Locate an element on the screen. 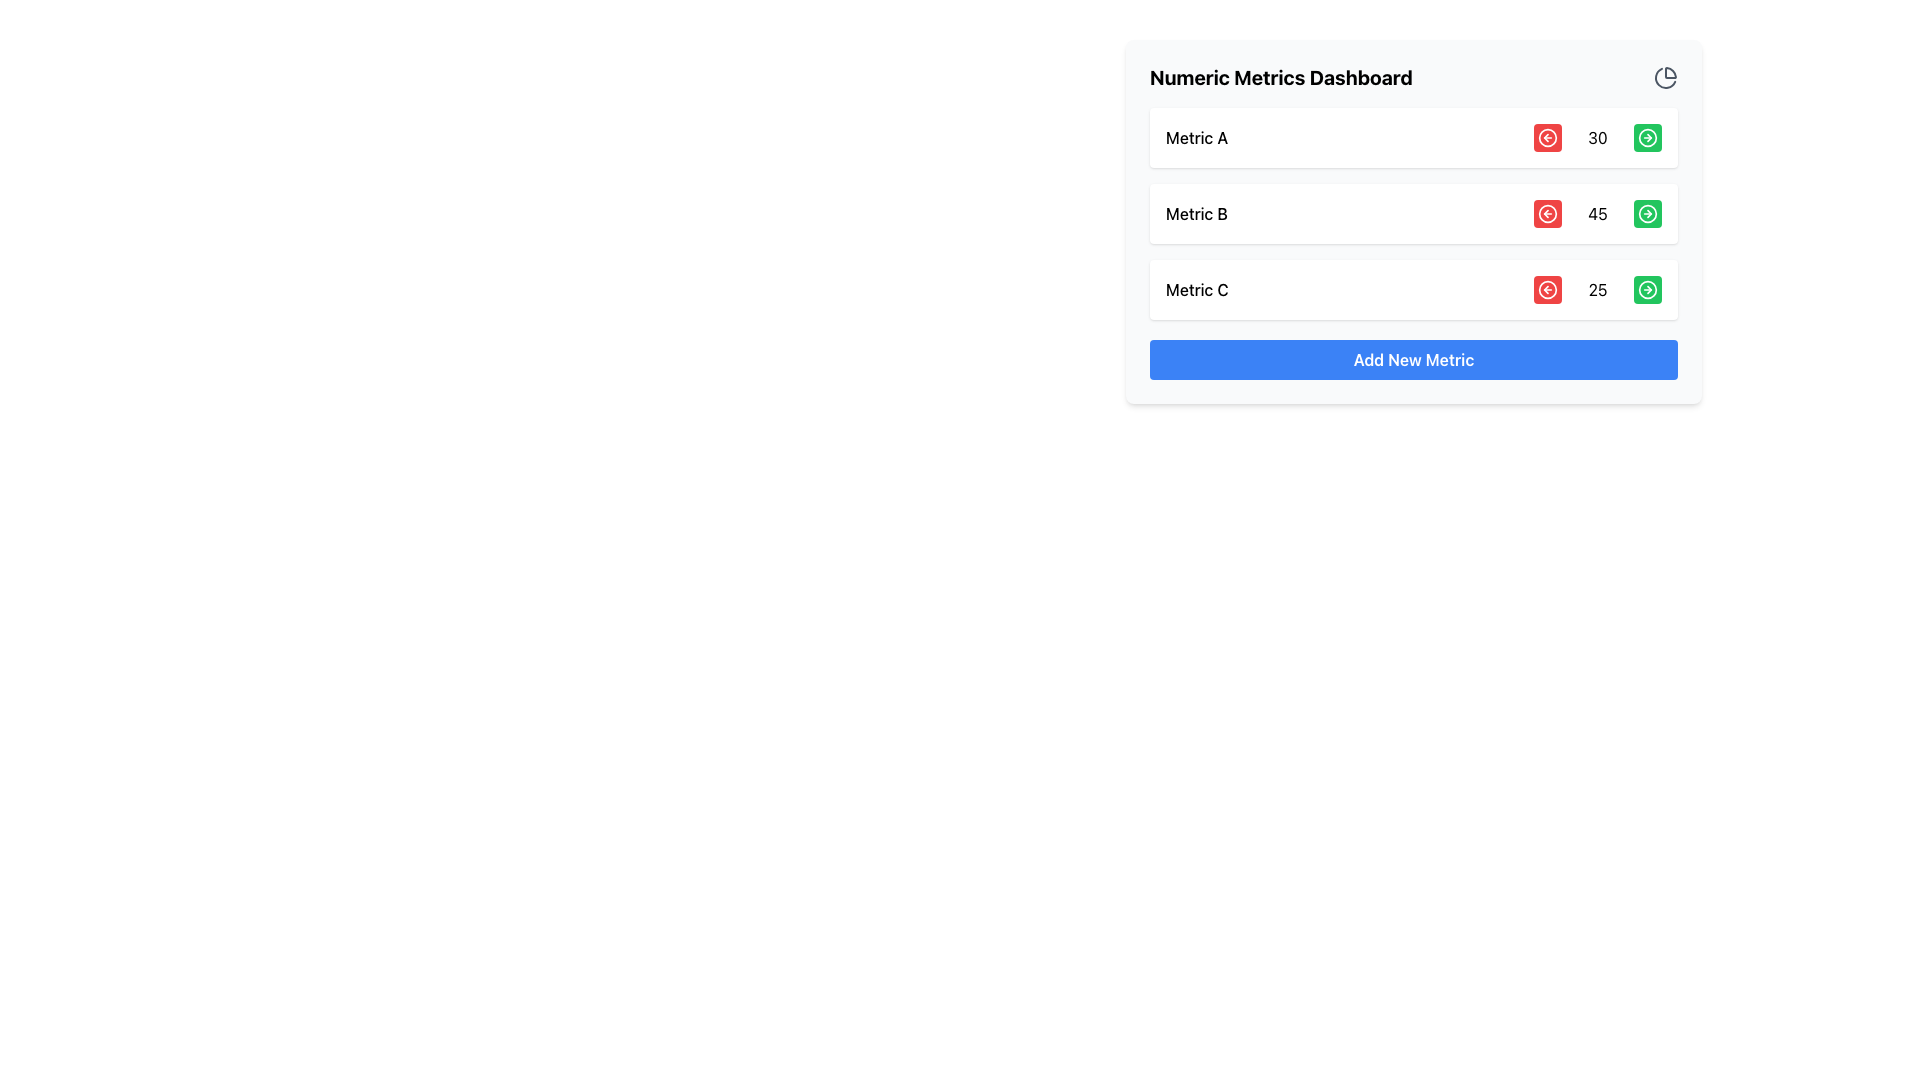 This screenshot has width=1920, height=1080. the static text display showing the current count or value for 'Metric C', located between the red button and the green button in the metric list row is located at coordinates (1597, 289).